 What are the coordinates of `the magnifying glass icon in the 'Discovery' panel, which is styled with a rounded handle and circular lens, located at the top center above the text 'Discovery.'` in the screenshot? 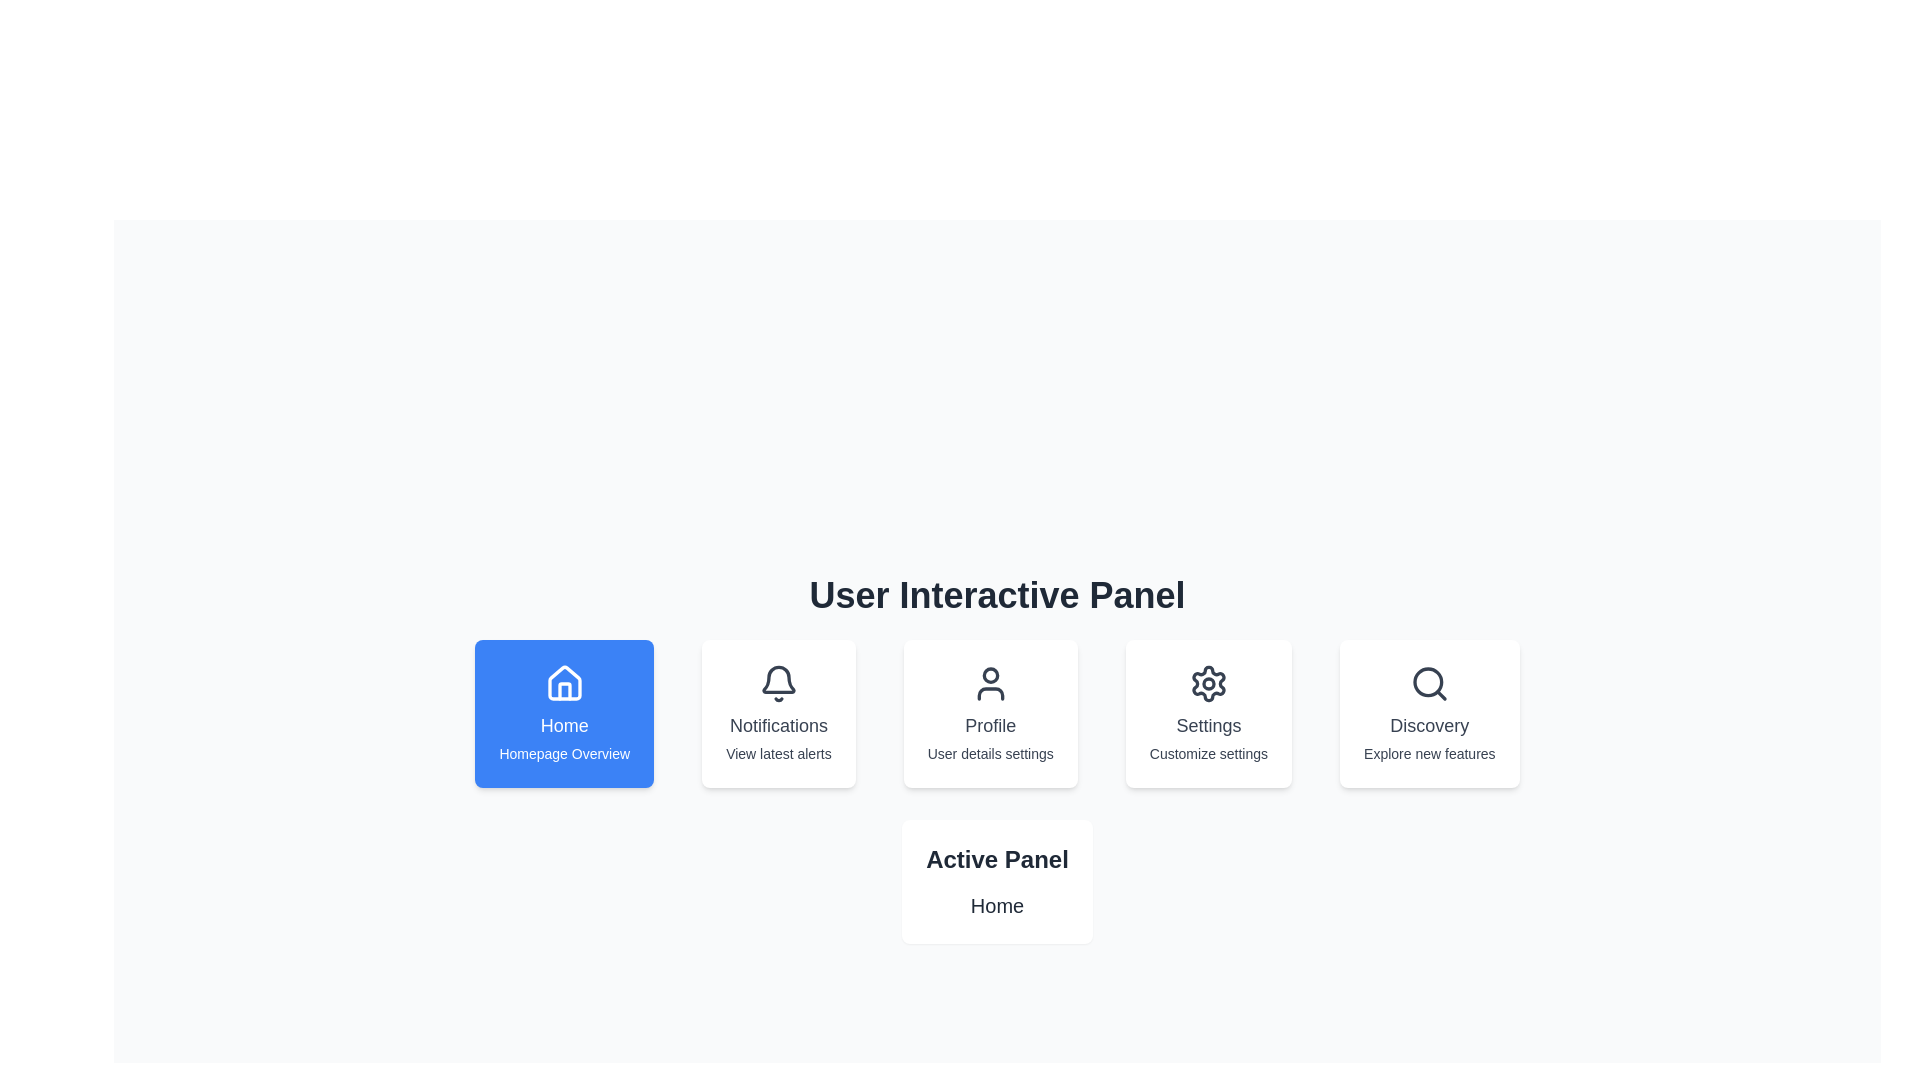 It's located at (1428, 682).